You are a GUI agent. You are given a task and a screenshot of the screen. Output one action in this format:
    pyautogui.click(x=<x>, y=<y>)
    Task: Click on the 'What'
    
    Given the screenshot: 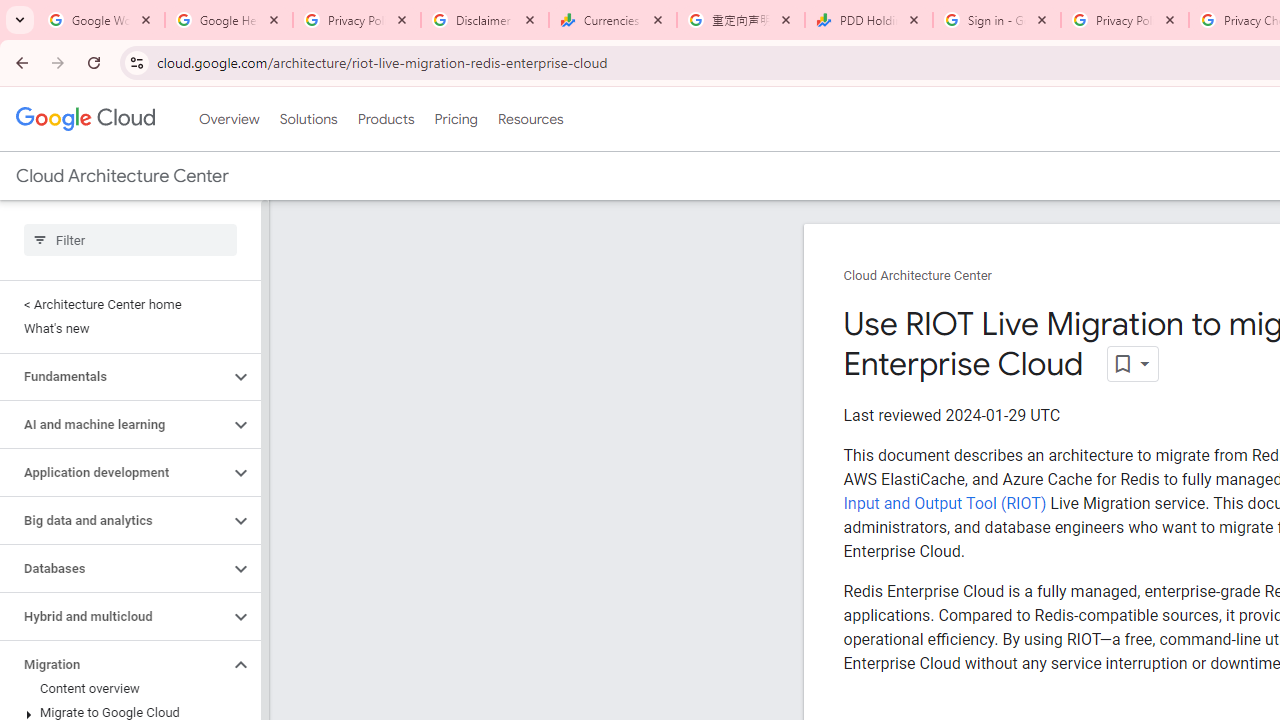 What is the action you would take?
    pyautogui.click(x=125, y=328)
    